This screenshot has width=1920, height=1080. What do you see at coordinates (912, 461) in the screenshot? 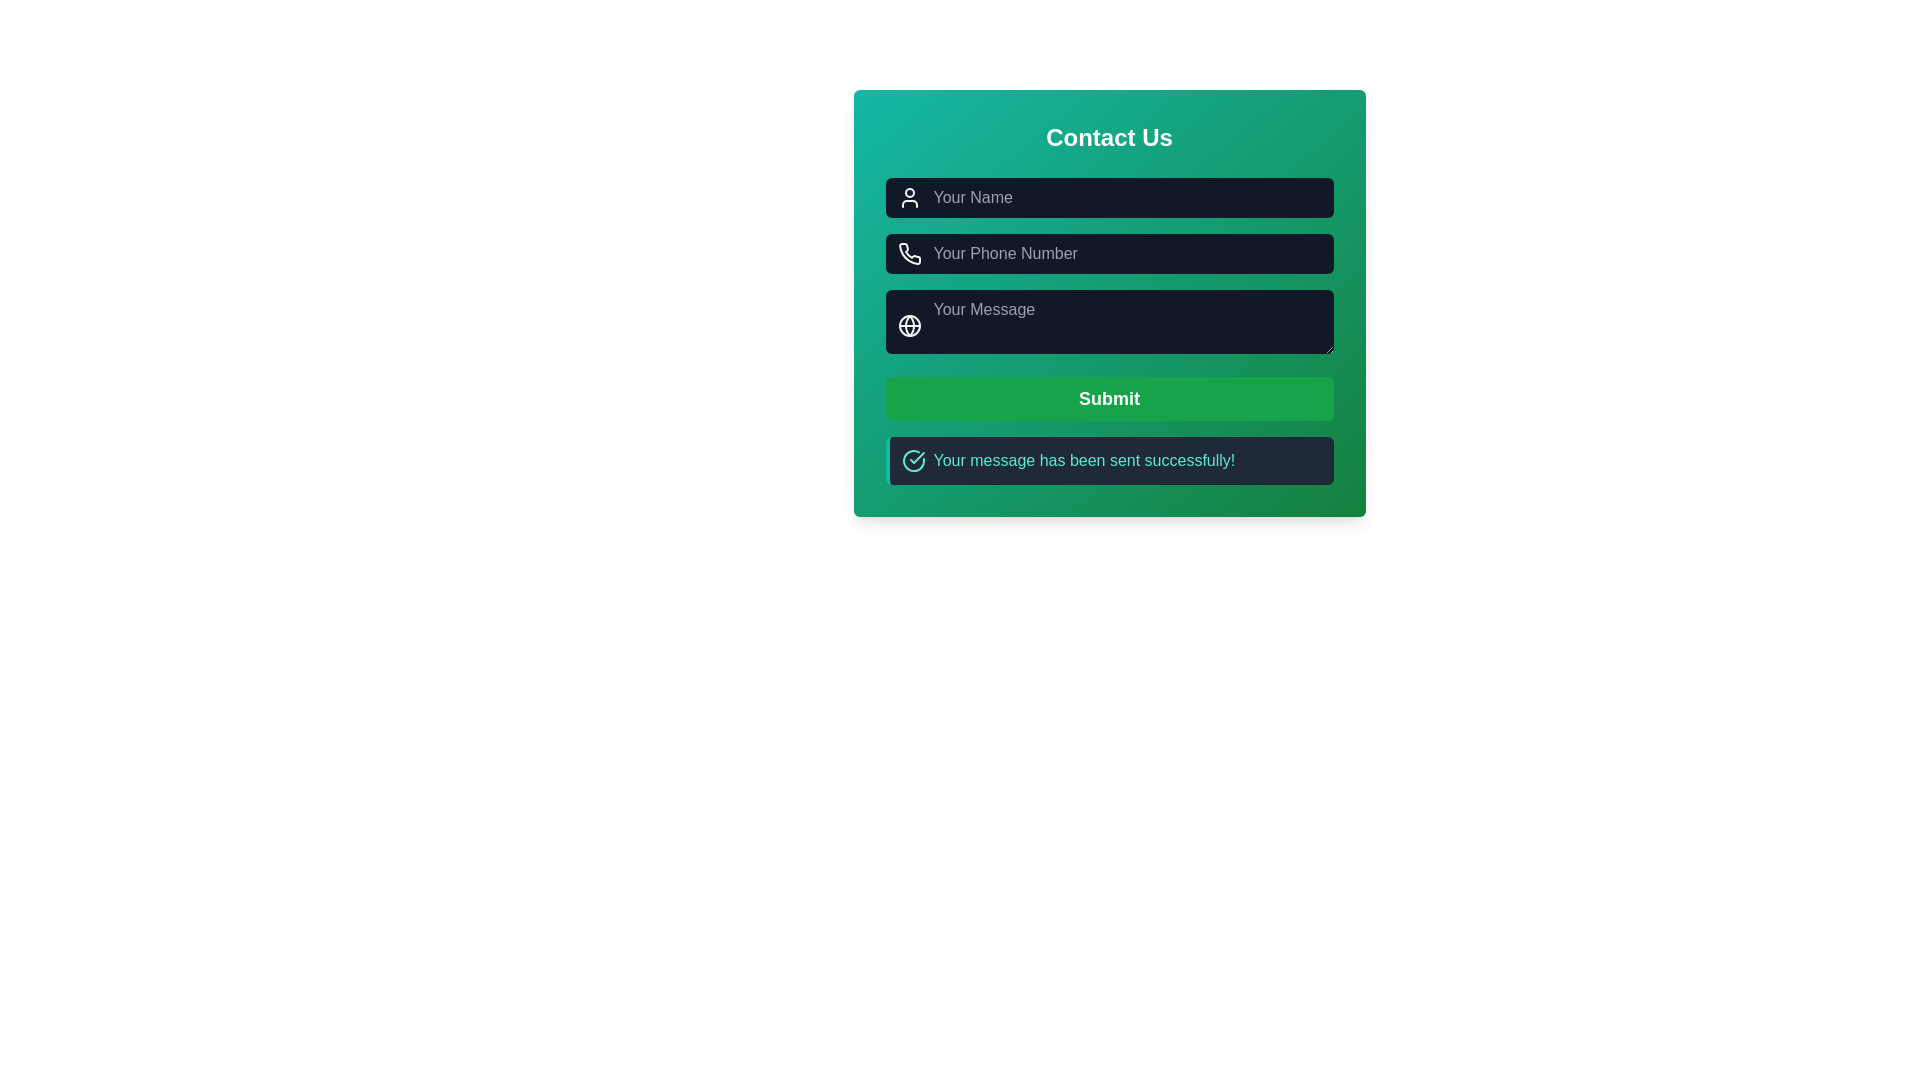
I see `the visual state of the success message icon, which is located on the left side of the notification box indicating that the message has been sent successfully` at bounding box center [912, 461].